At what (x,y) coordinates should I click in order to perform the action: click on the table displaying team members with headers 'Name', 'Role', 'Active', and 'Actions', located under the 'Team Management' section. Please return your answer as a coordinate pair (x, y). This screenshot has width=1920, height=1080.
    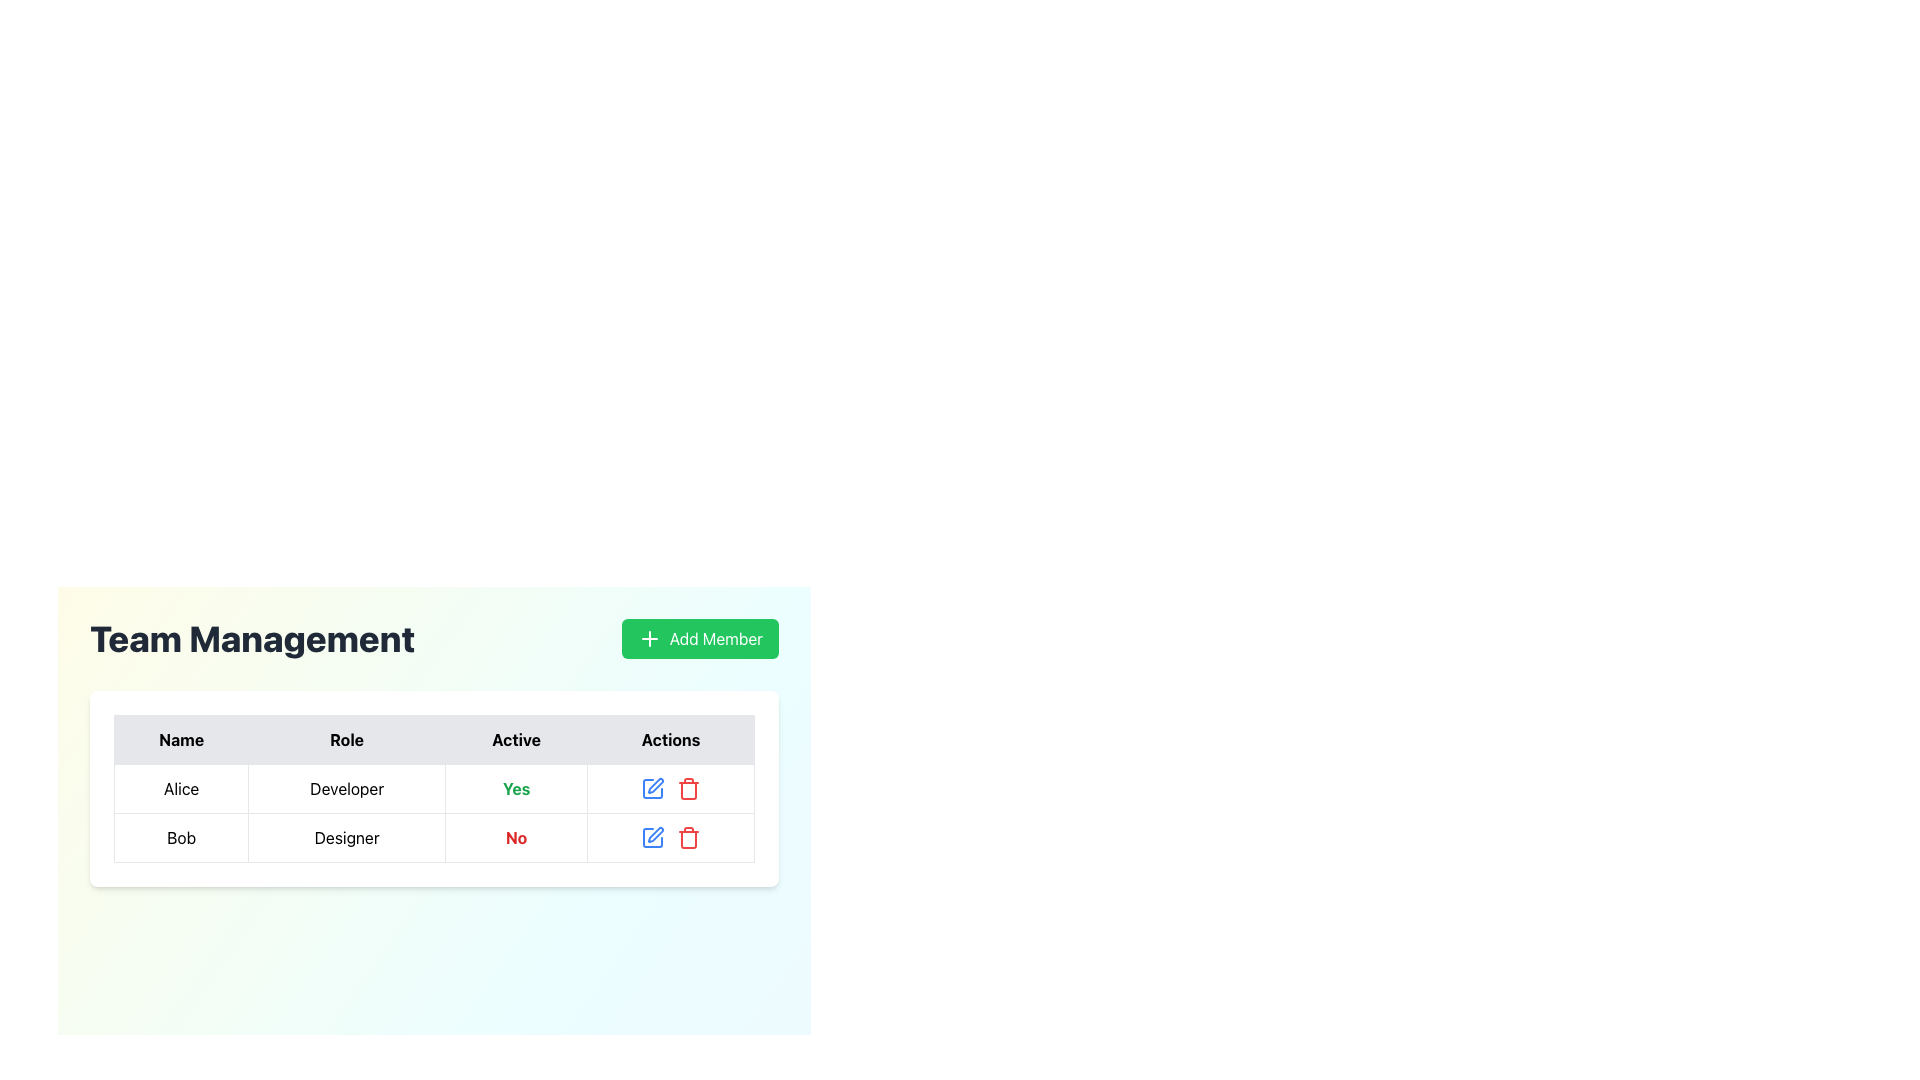
    Looking at the image, I should click on (433, 788).